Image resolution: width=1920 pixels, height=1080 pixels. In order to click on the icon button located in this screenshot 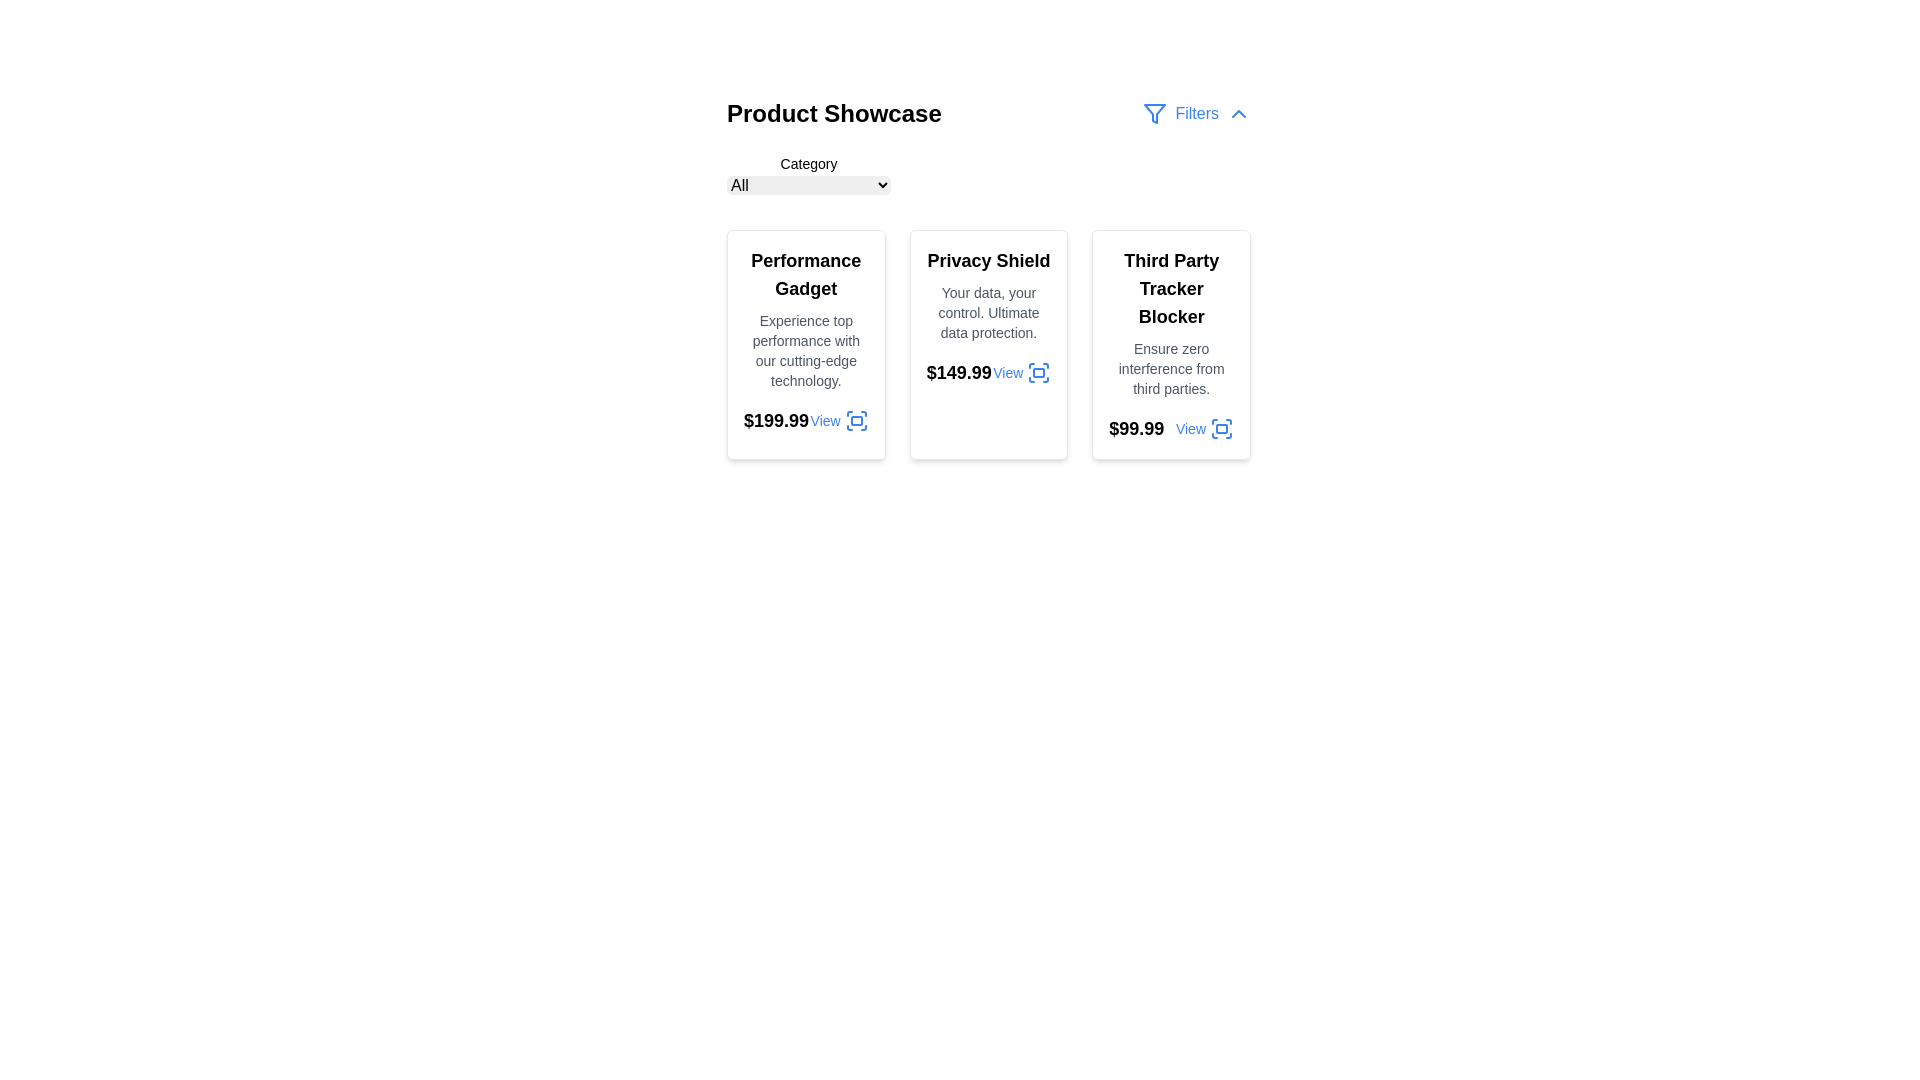, I will do `click(1038, 373)`.